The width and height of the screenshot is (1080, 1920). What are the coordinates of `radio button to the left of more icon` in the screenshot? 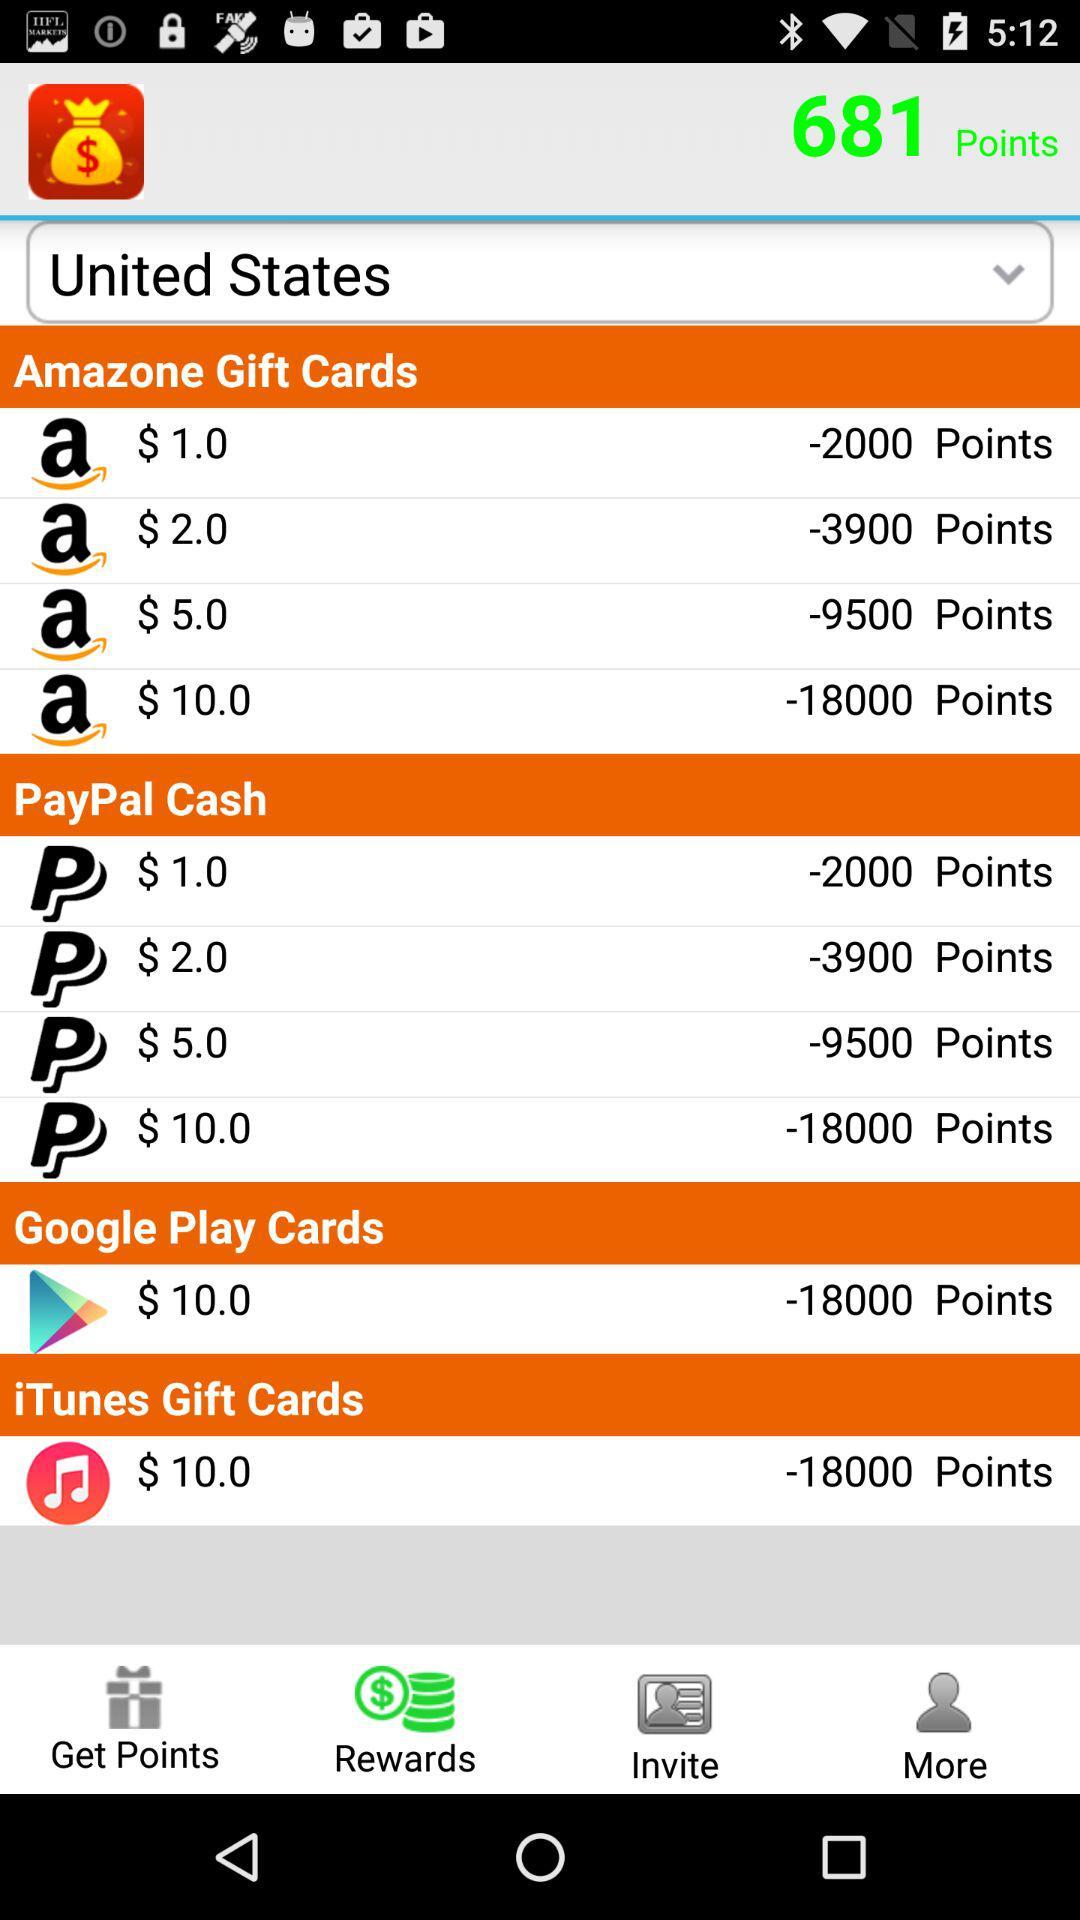 It's located at (675, 1718).